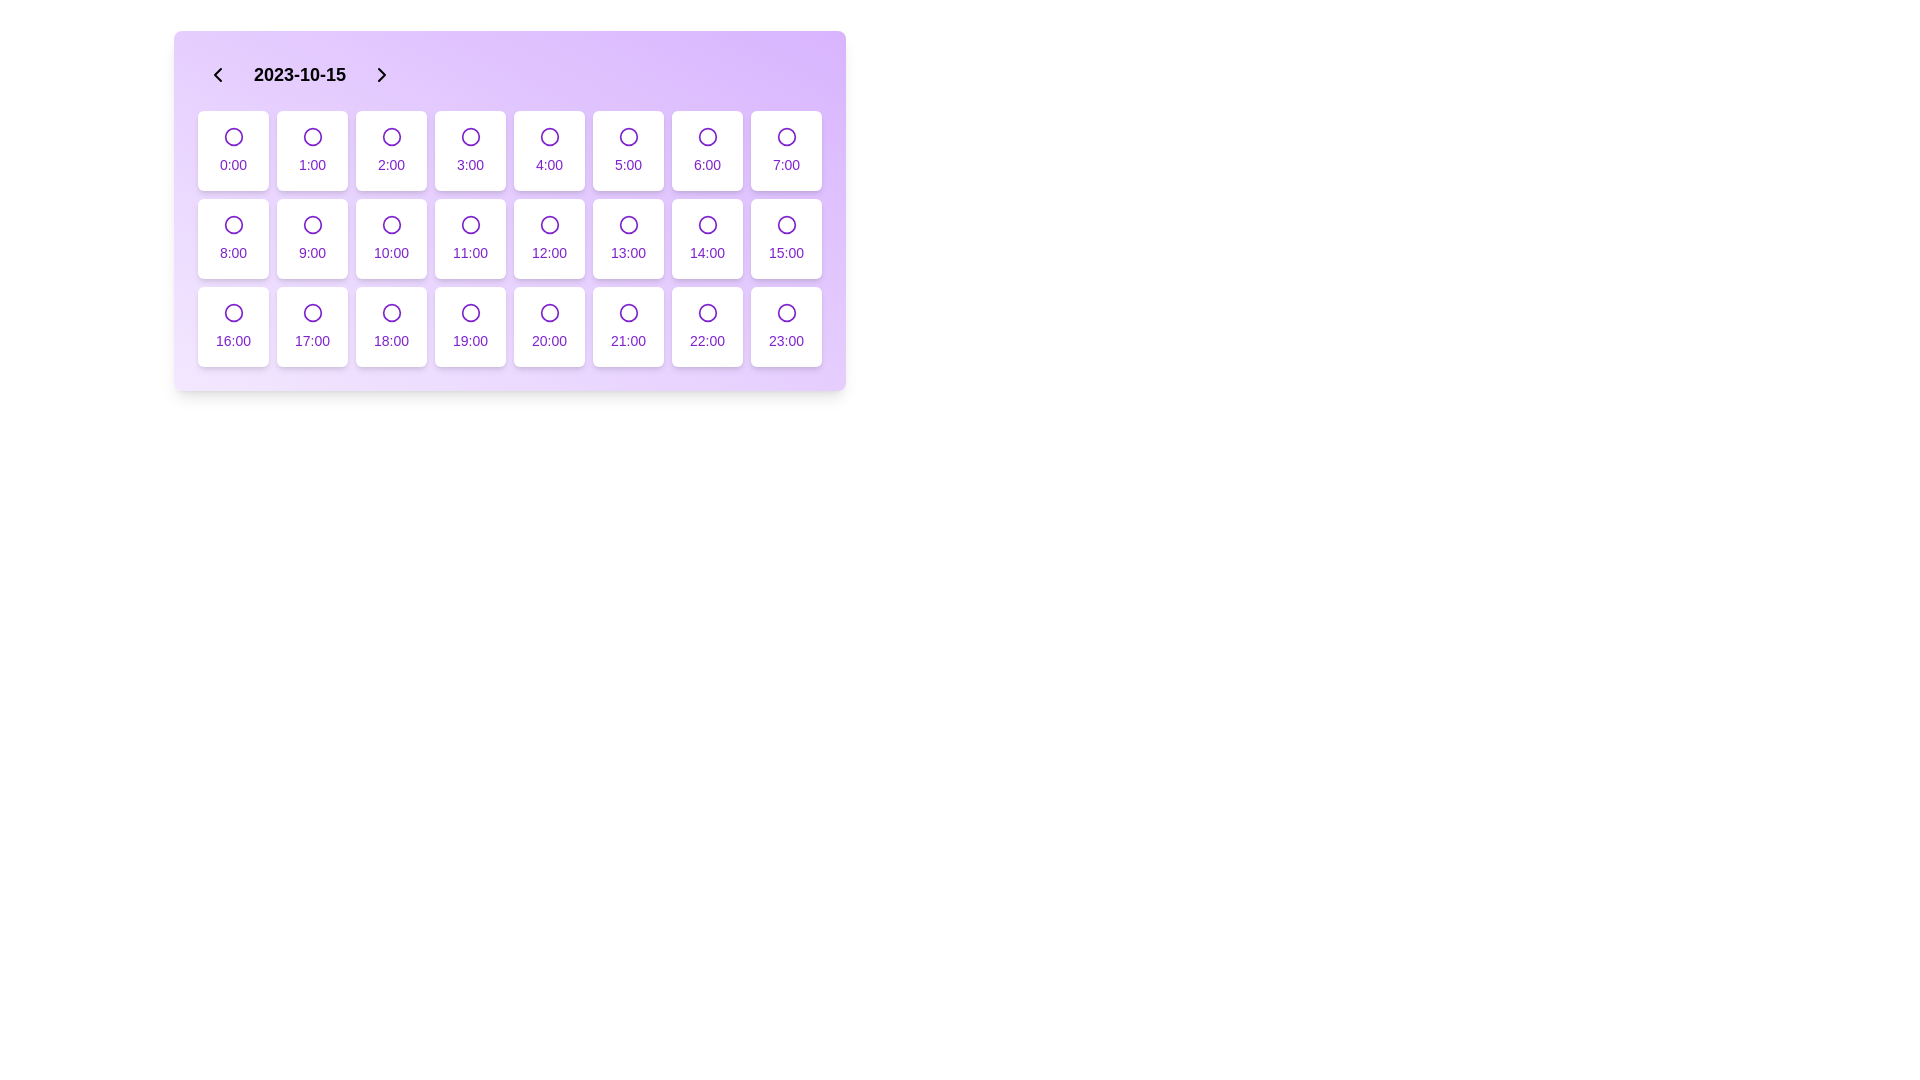  I want to click on the circular radio button with a purple border located in the second row and fourth column of the time grid layout, labeled '4:00', so click(549, 136).